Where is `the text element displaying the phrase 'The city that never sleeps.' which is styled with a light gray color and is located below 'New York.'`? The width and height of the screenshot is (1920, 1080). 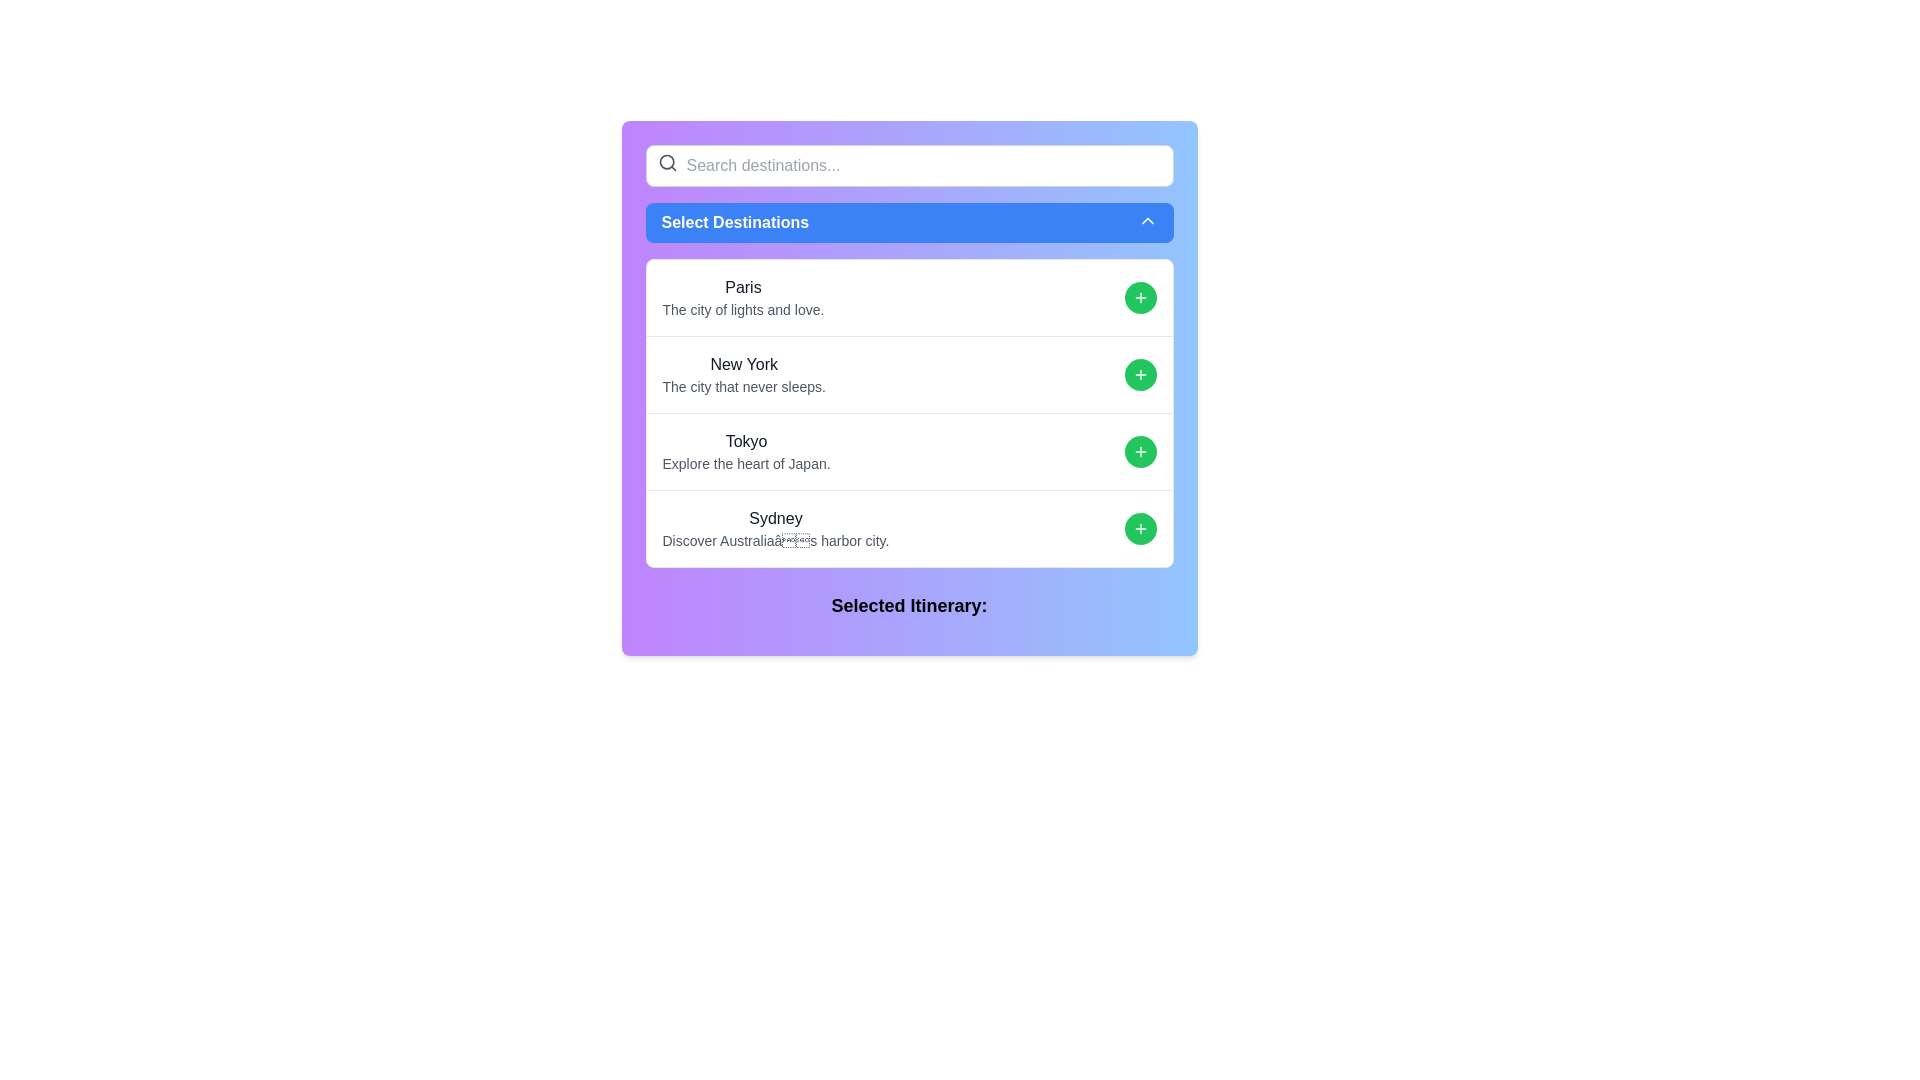
the text element displaying the phrase 'The city that never sleeps.' which is styled with a light gray color and is located below 'New York.' is located at coordinates (743, 386).